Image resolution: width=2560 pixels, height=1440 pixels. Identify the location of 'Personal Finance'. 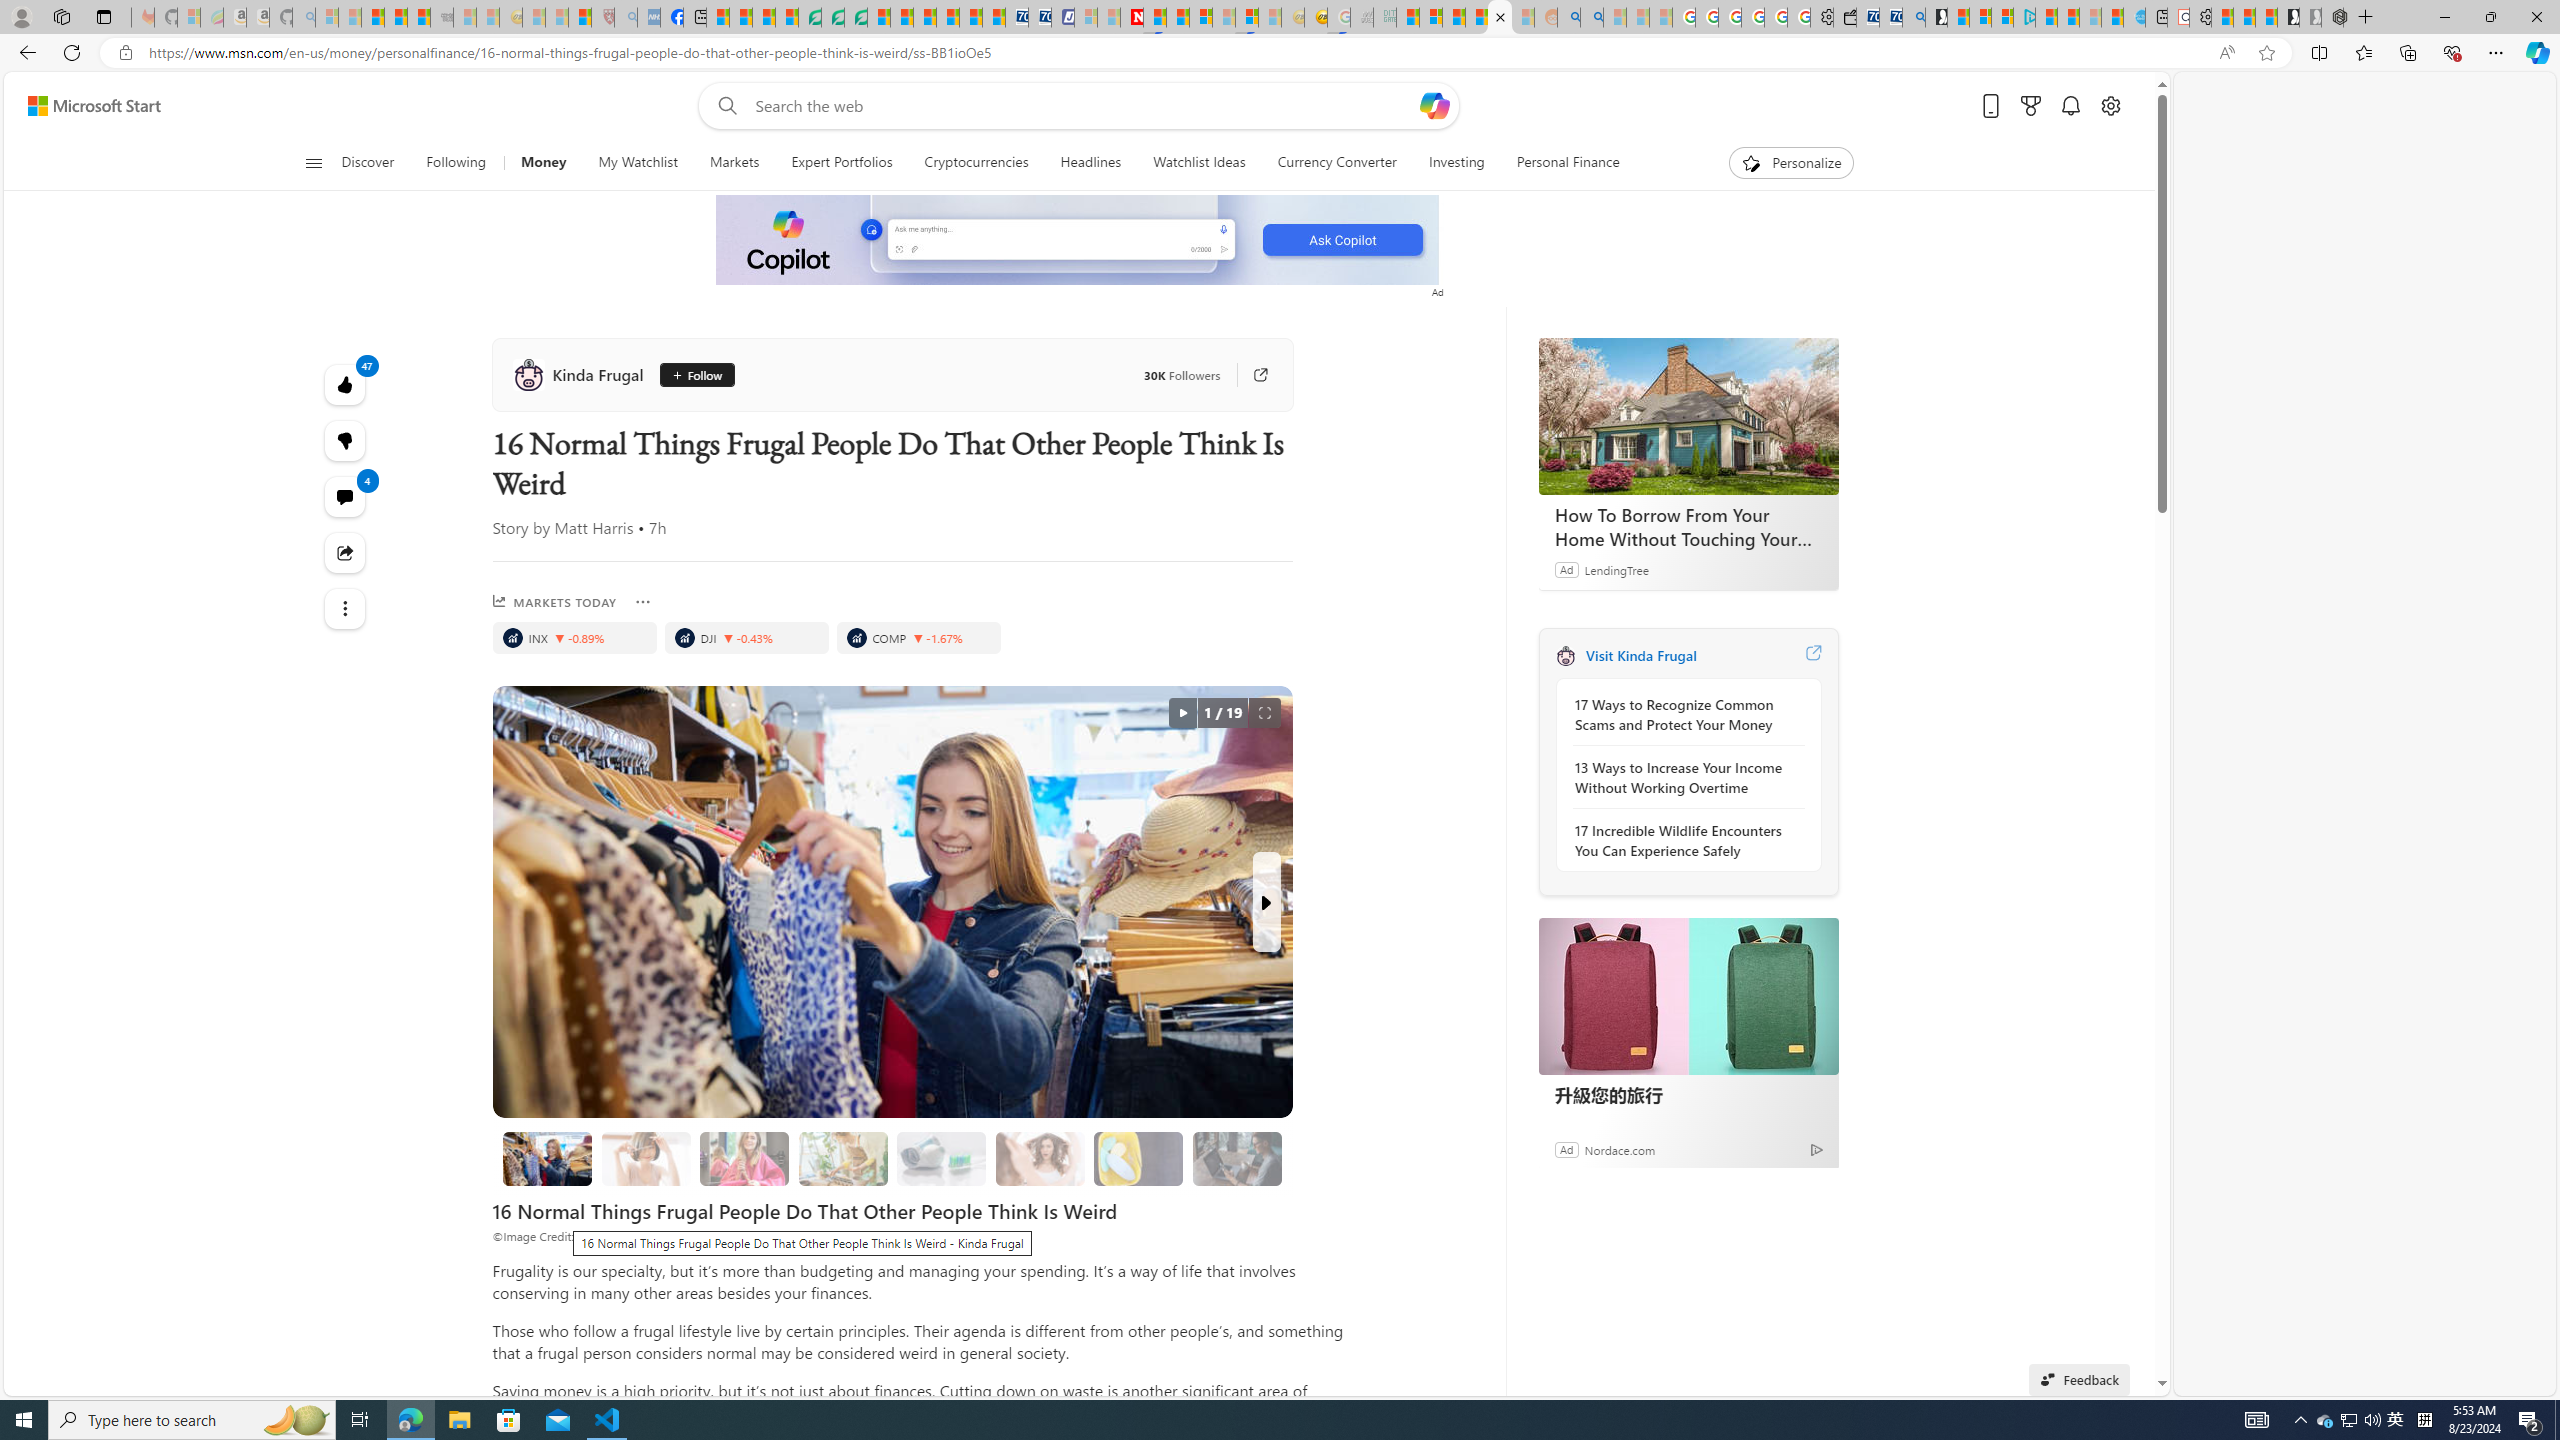
(1568, 162).